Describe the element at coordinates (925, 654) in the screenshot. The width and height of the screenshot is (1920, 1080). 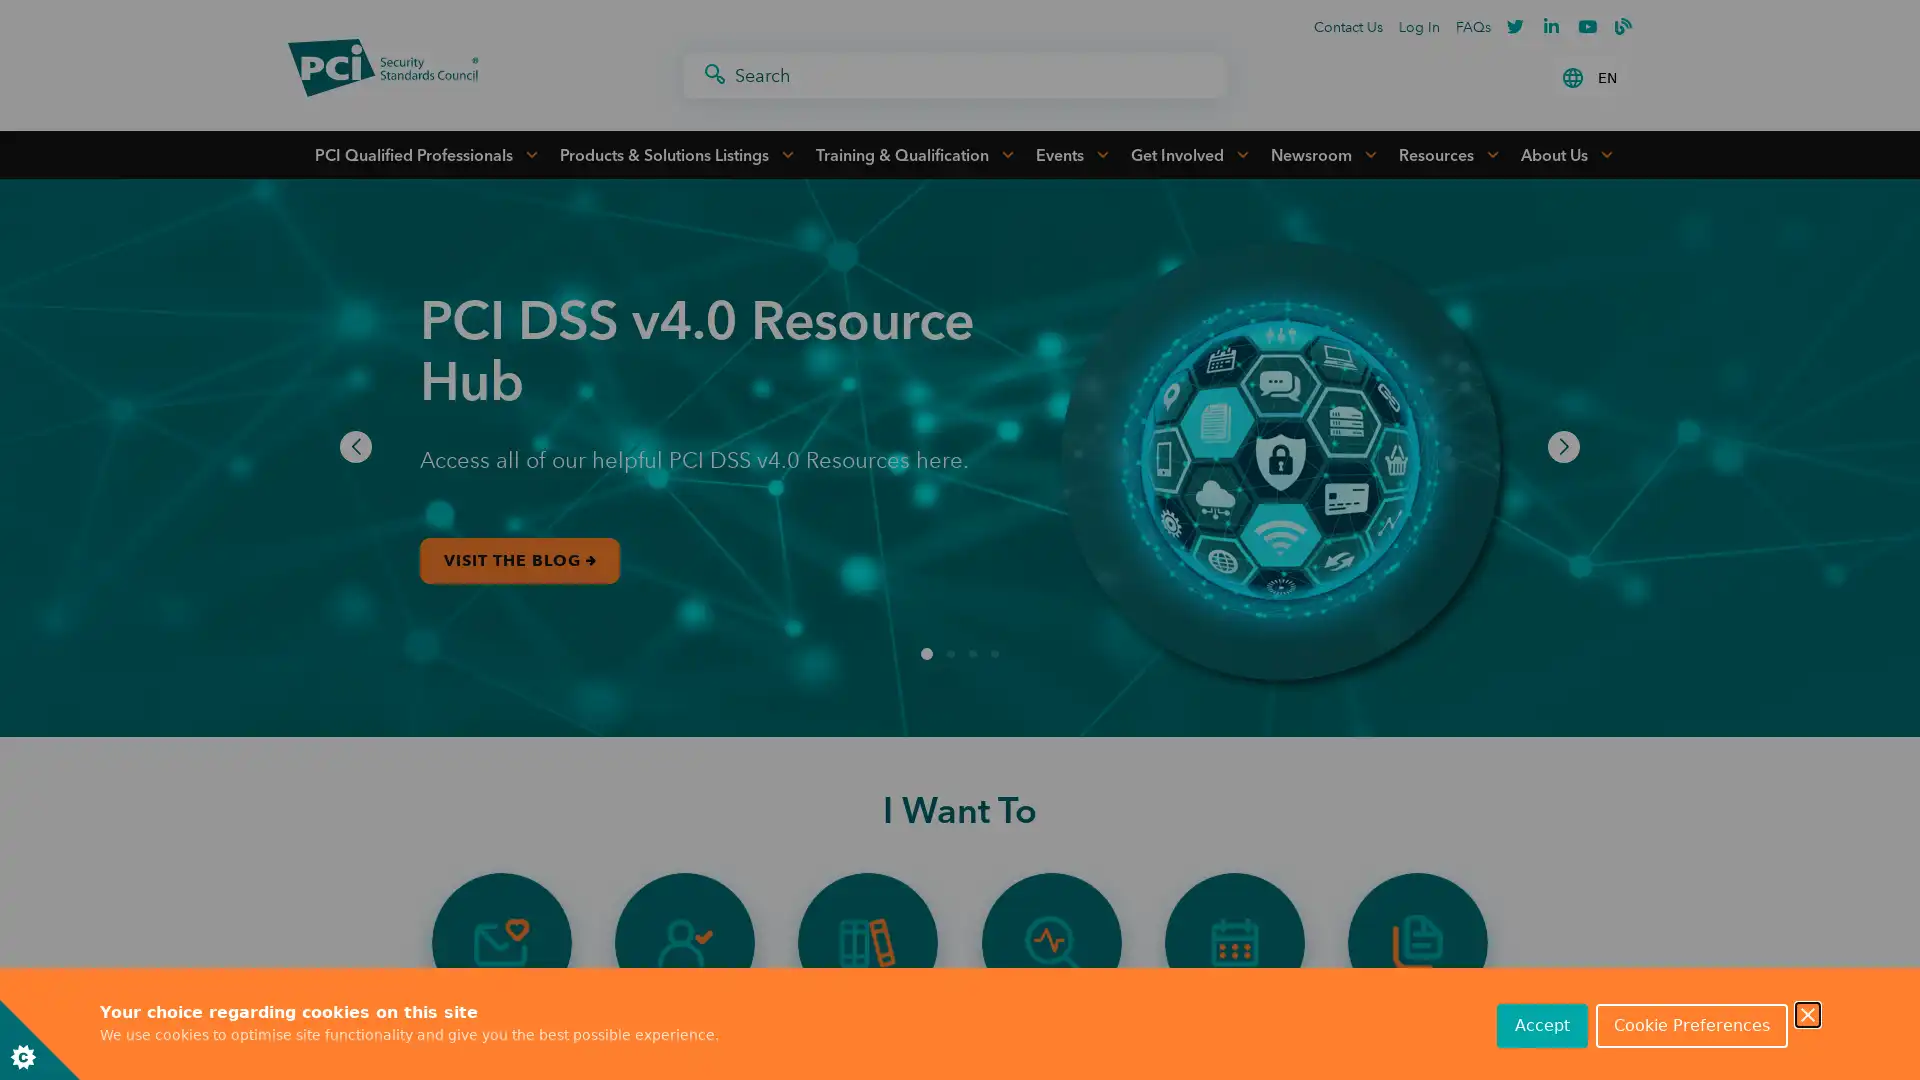
I see `Go to slide 1` at that location.